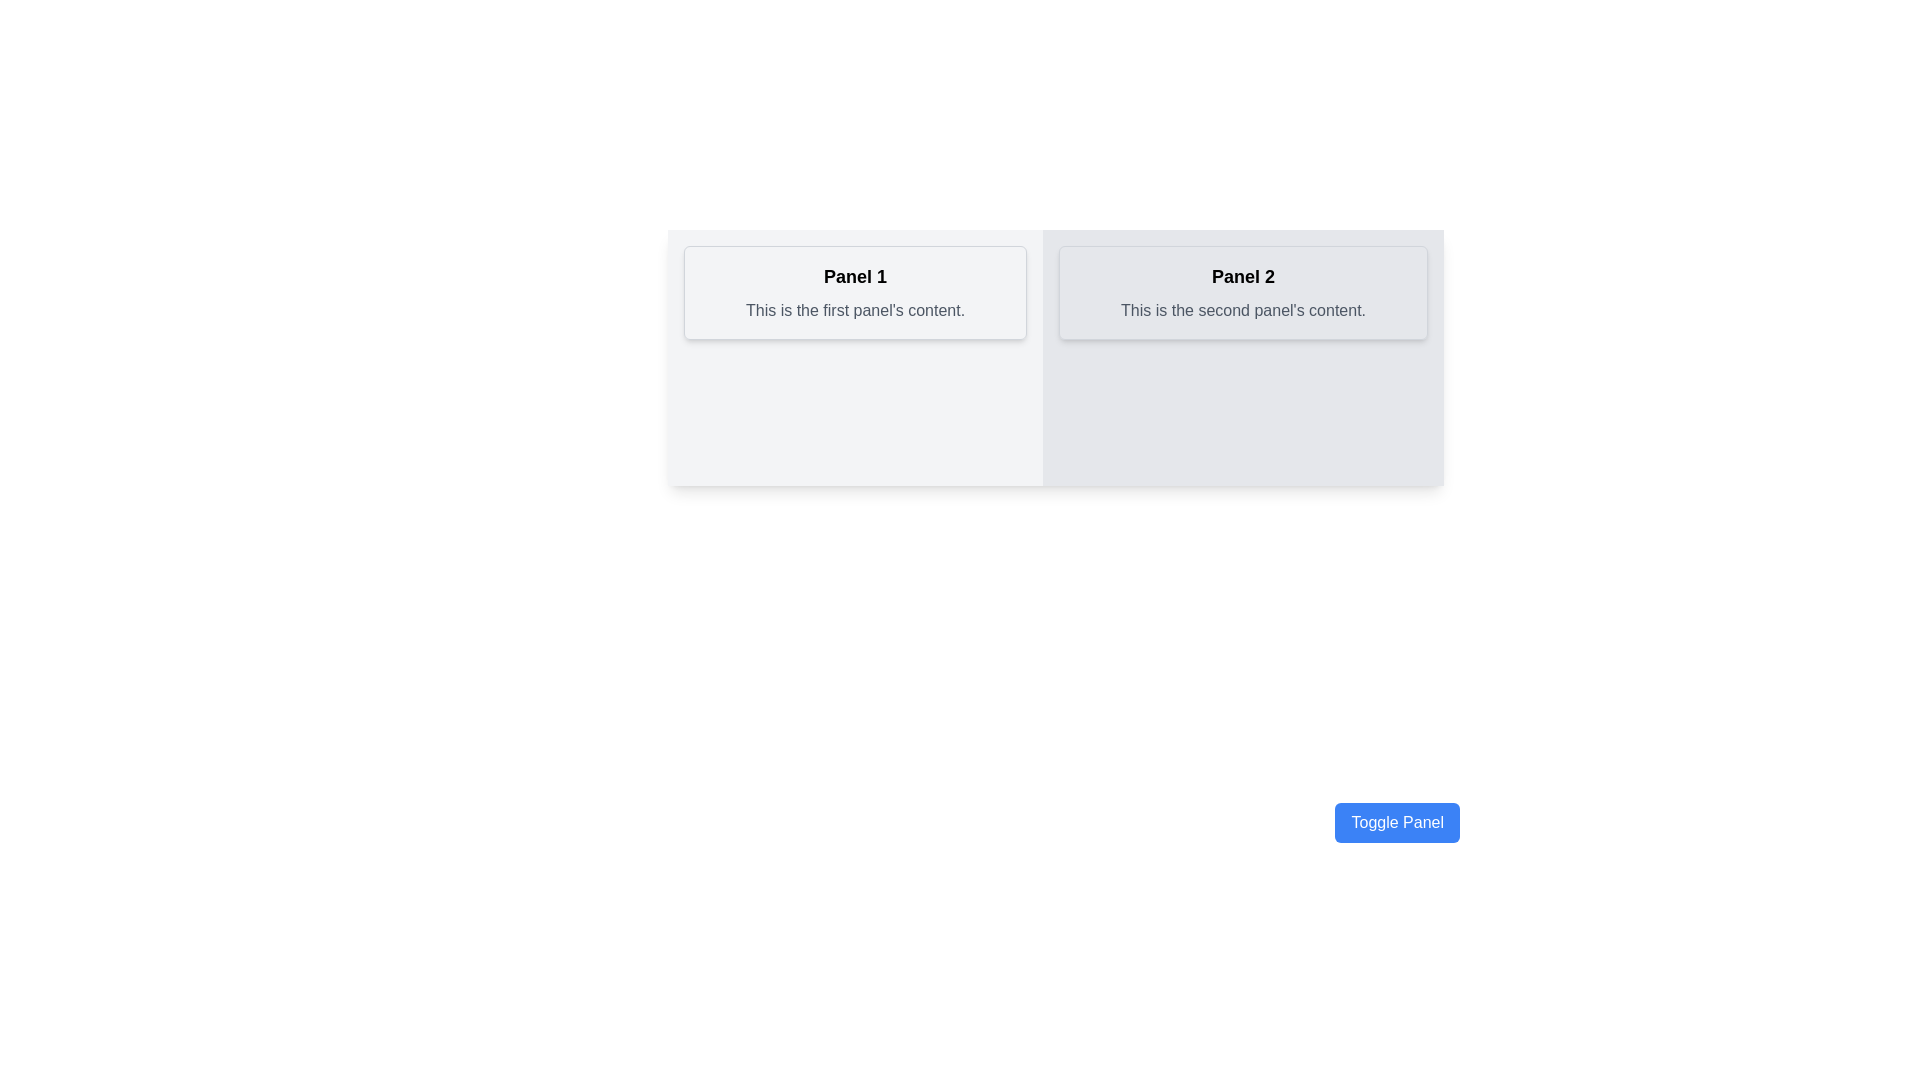 The width and height of the screenshot is (1920, 1080). I want to click on the Text Label located under the 'Panel 2' header in the second panel, so click(1242, 311).